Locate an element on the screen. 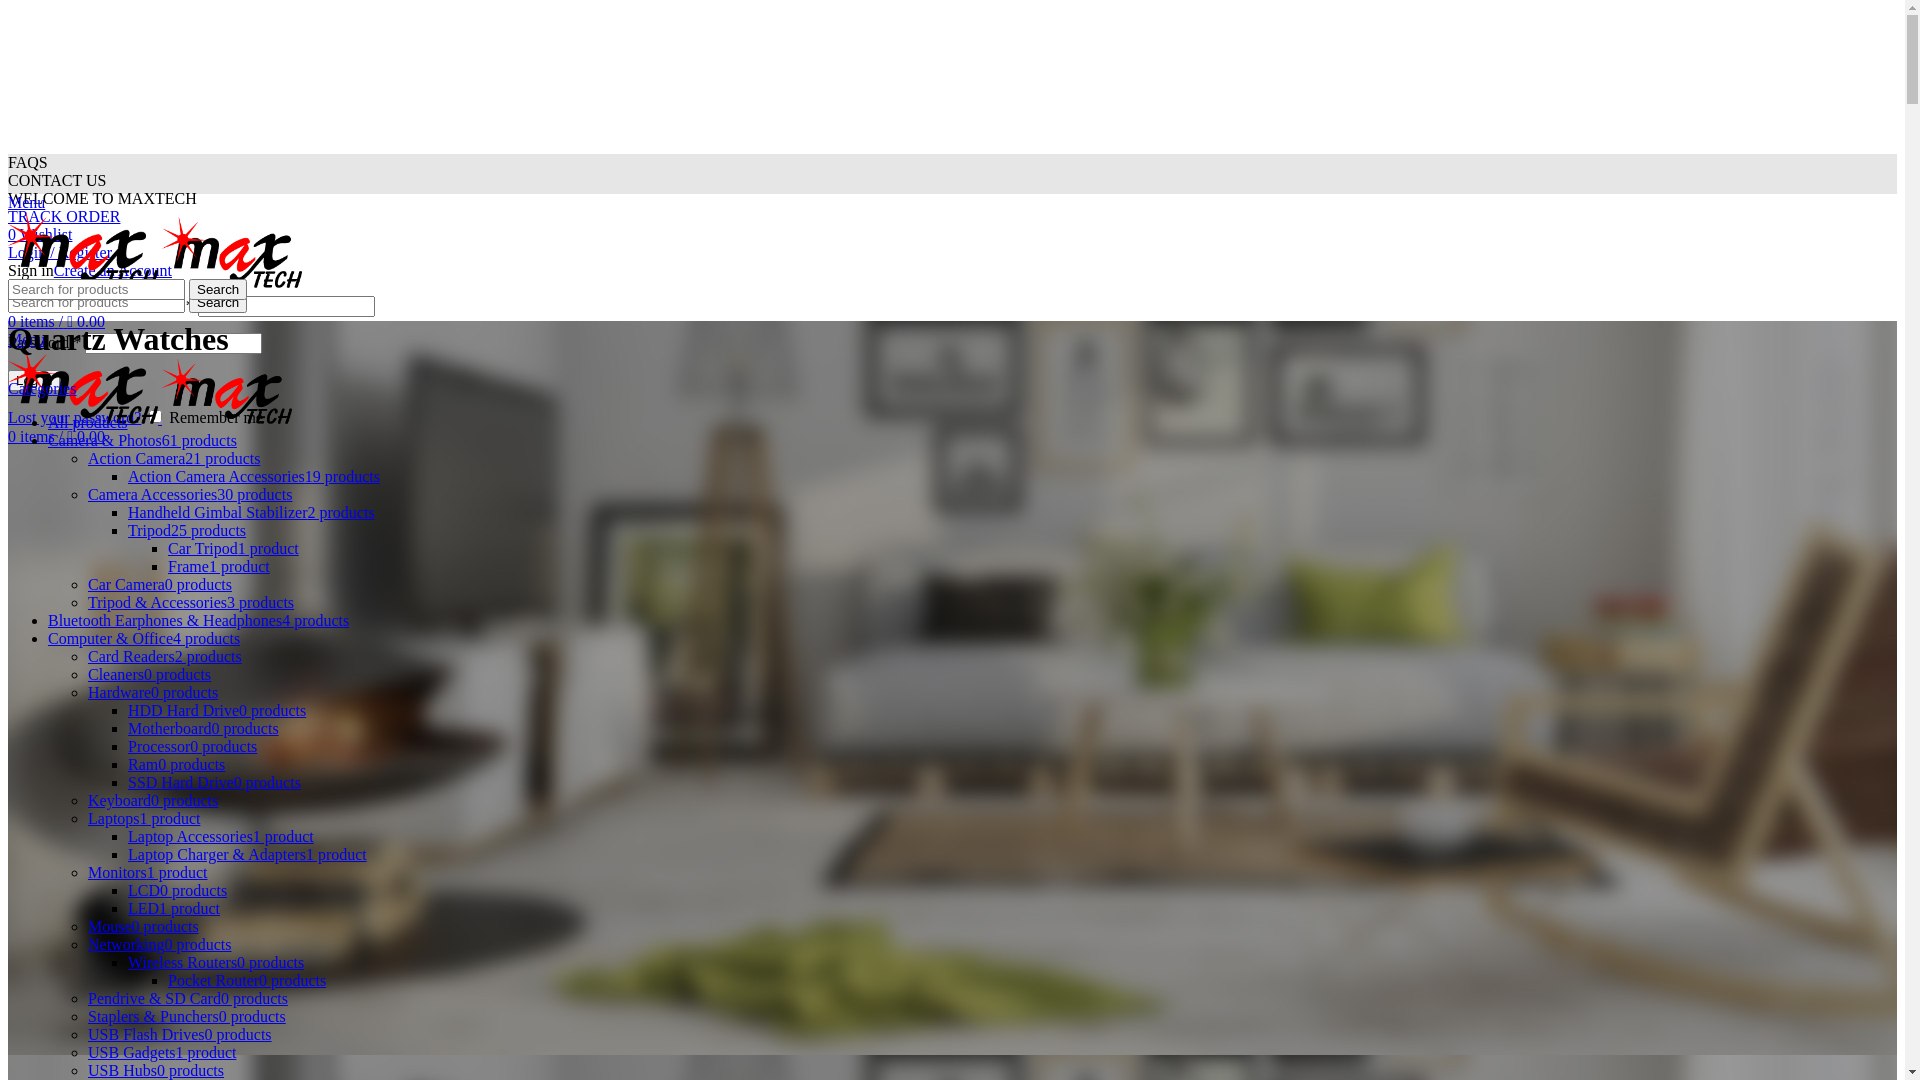 The width and height of the screenshot is (1920, 1080). 'Pendrive & SD Card0 products' is located at coordinates (187, 998).